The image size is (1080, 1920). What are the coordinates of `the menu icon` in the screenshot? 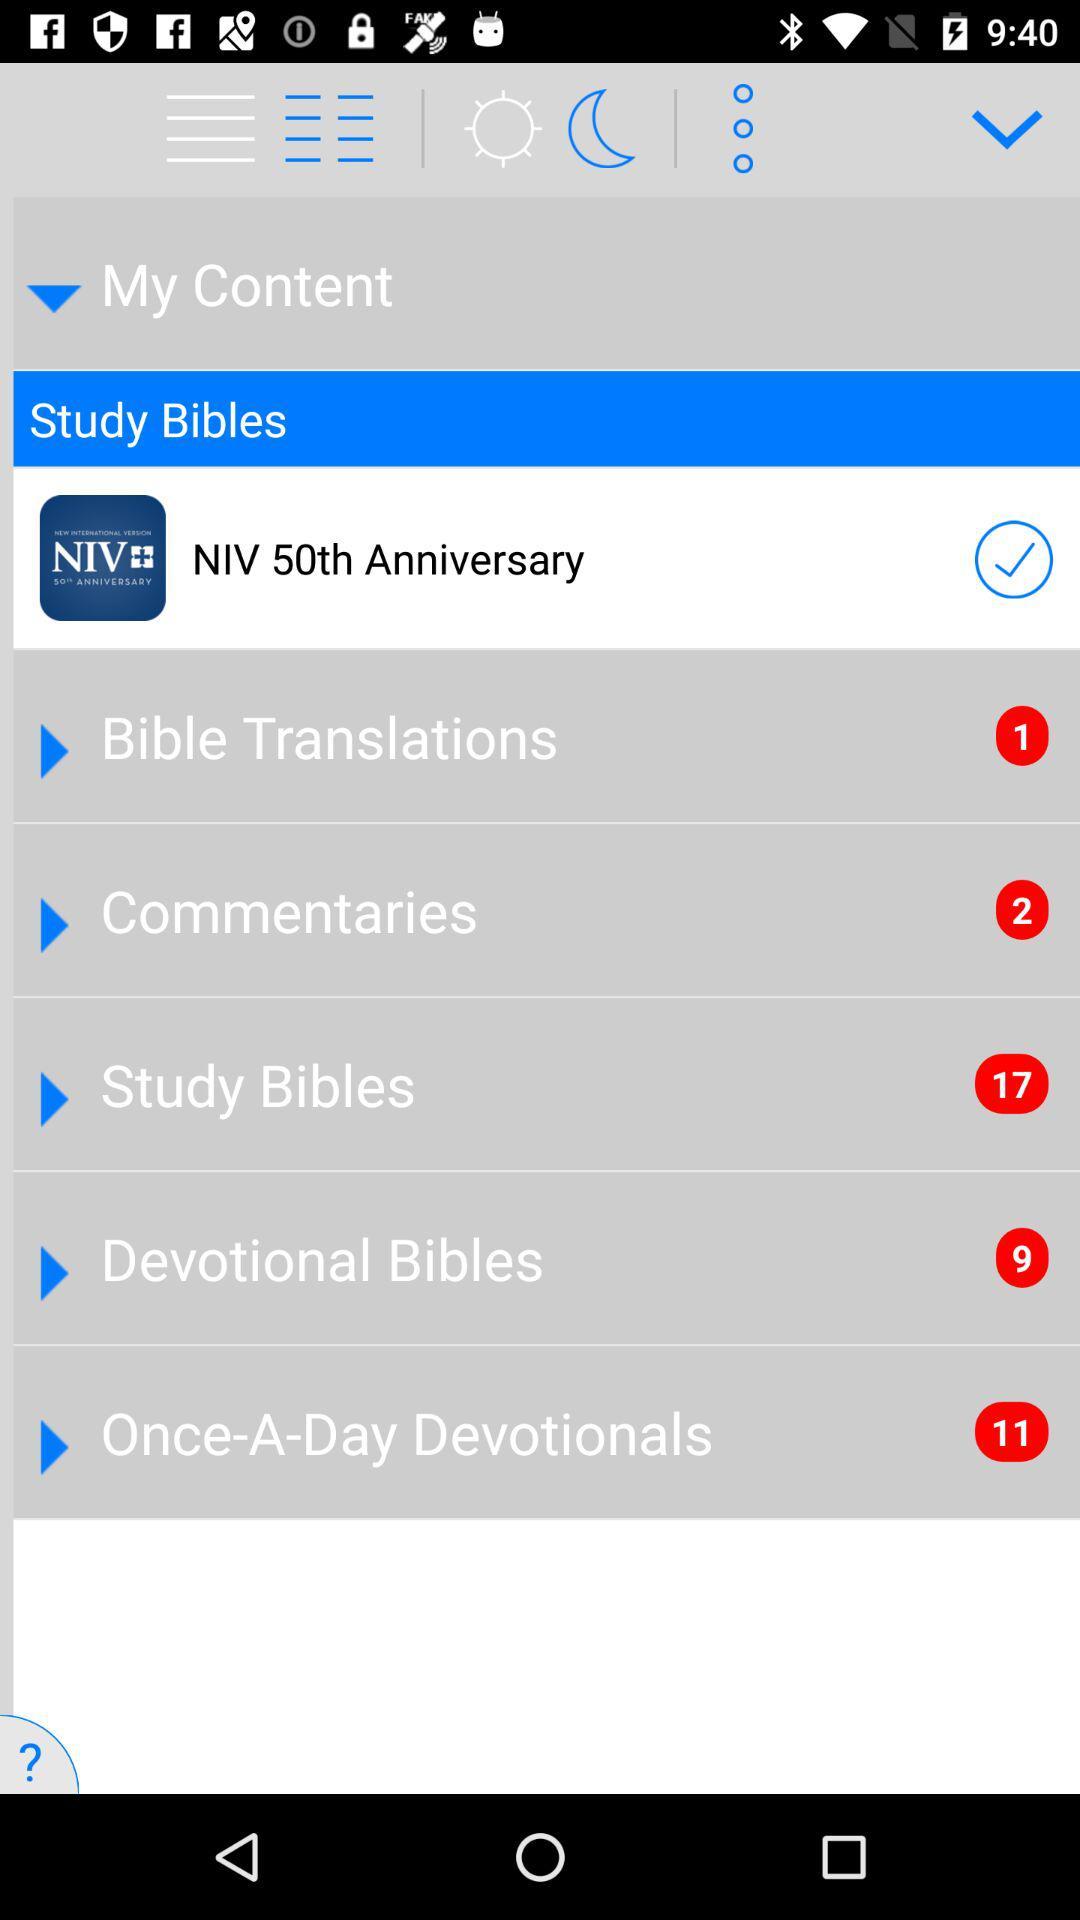 It's located at (217, 127).